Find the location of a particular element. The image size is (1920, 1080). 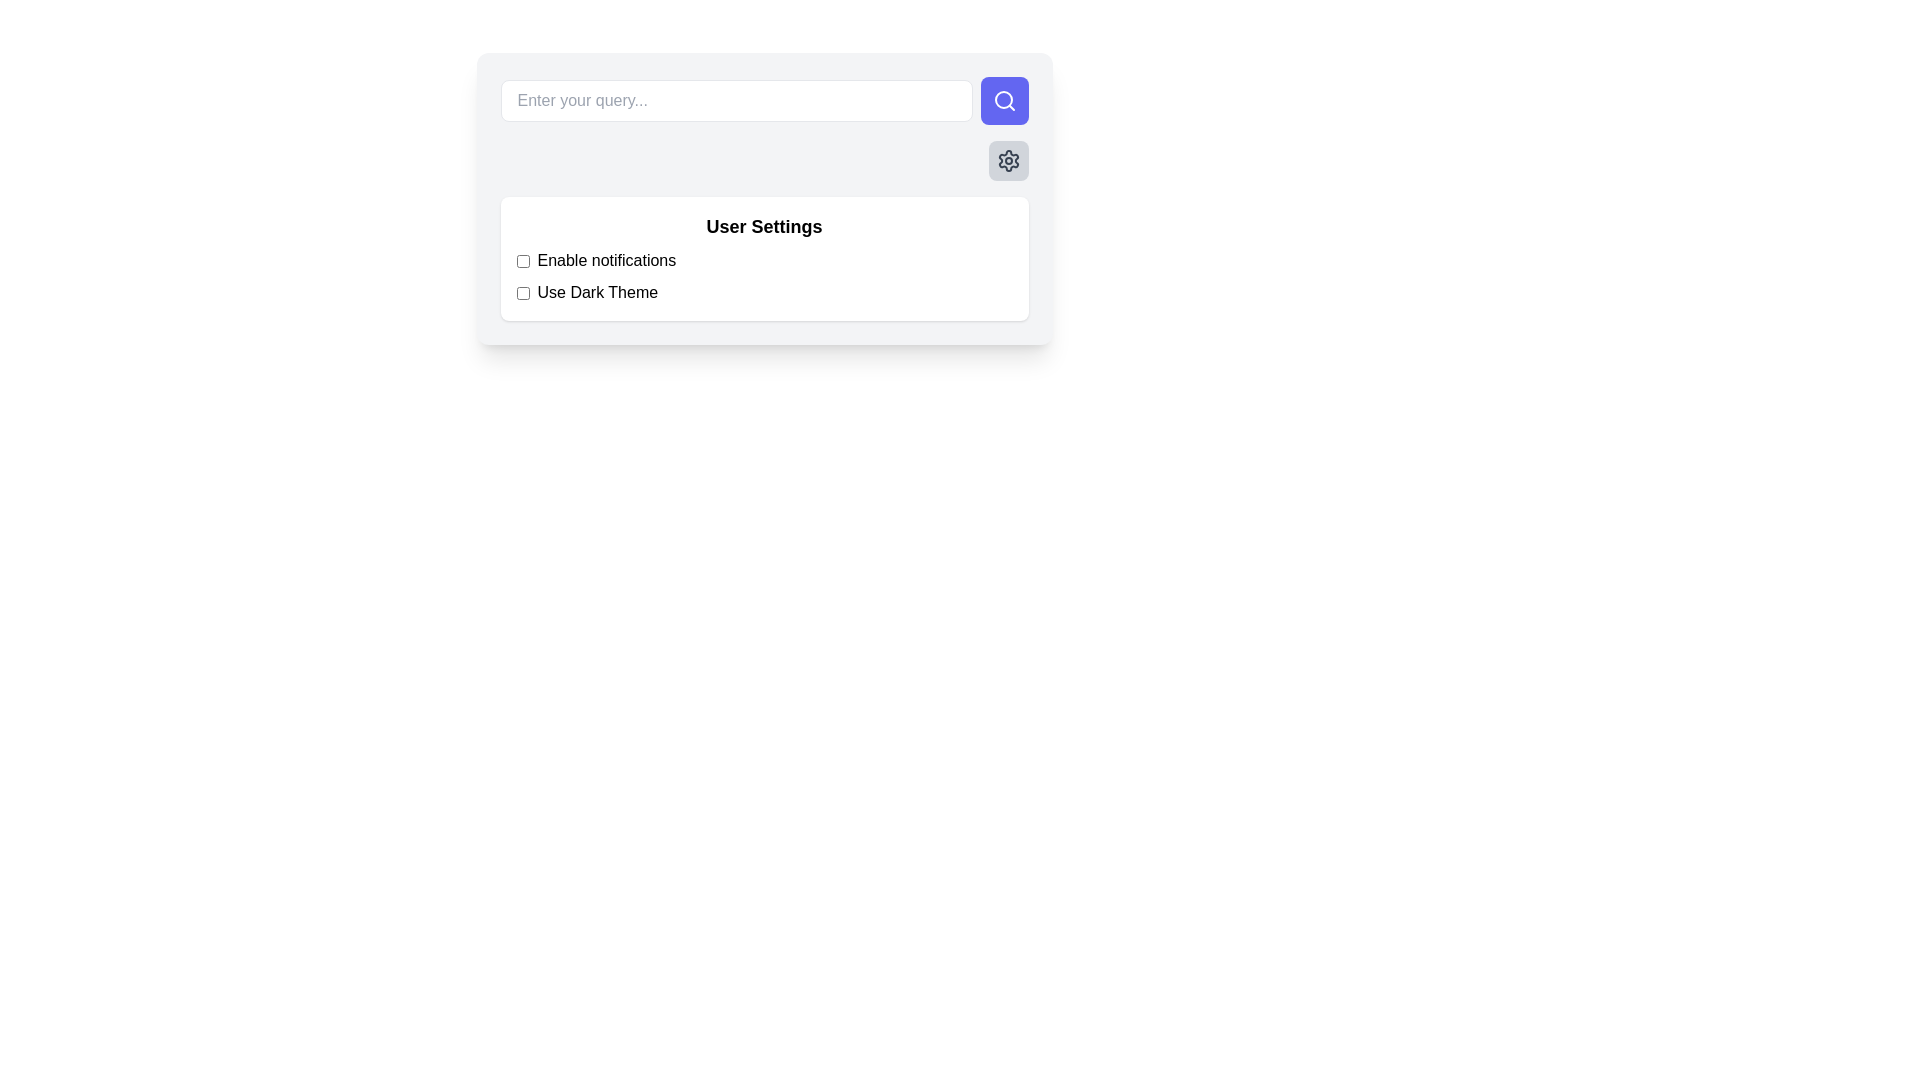

the search button with a magnifying glass icon located in the top right corner of the interface to initiate a search is located at coordinates (1004, 100).